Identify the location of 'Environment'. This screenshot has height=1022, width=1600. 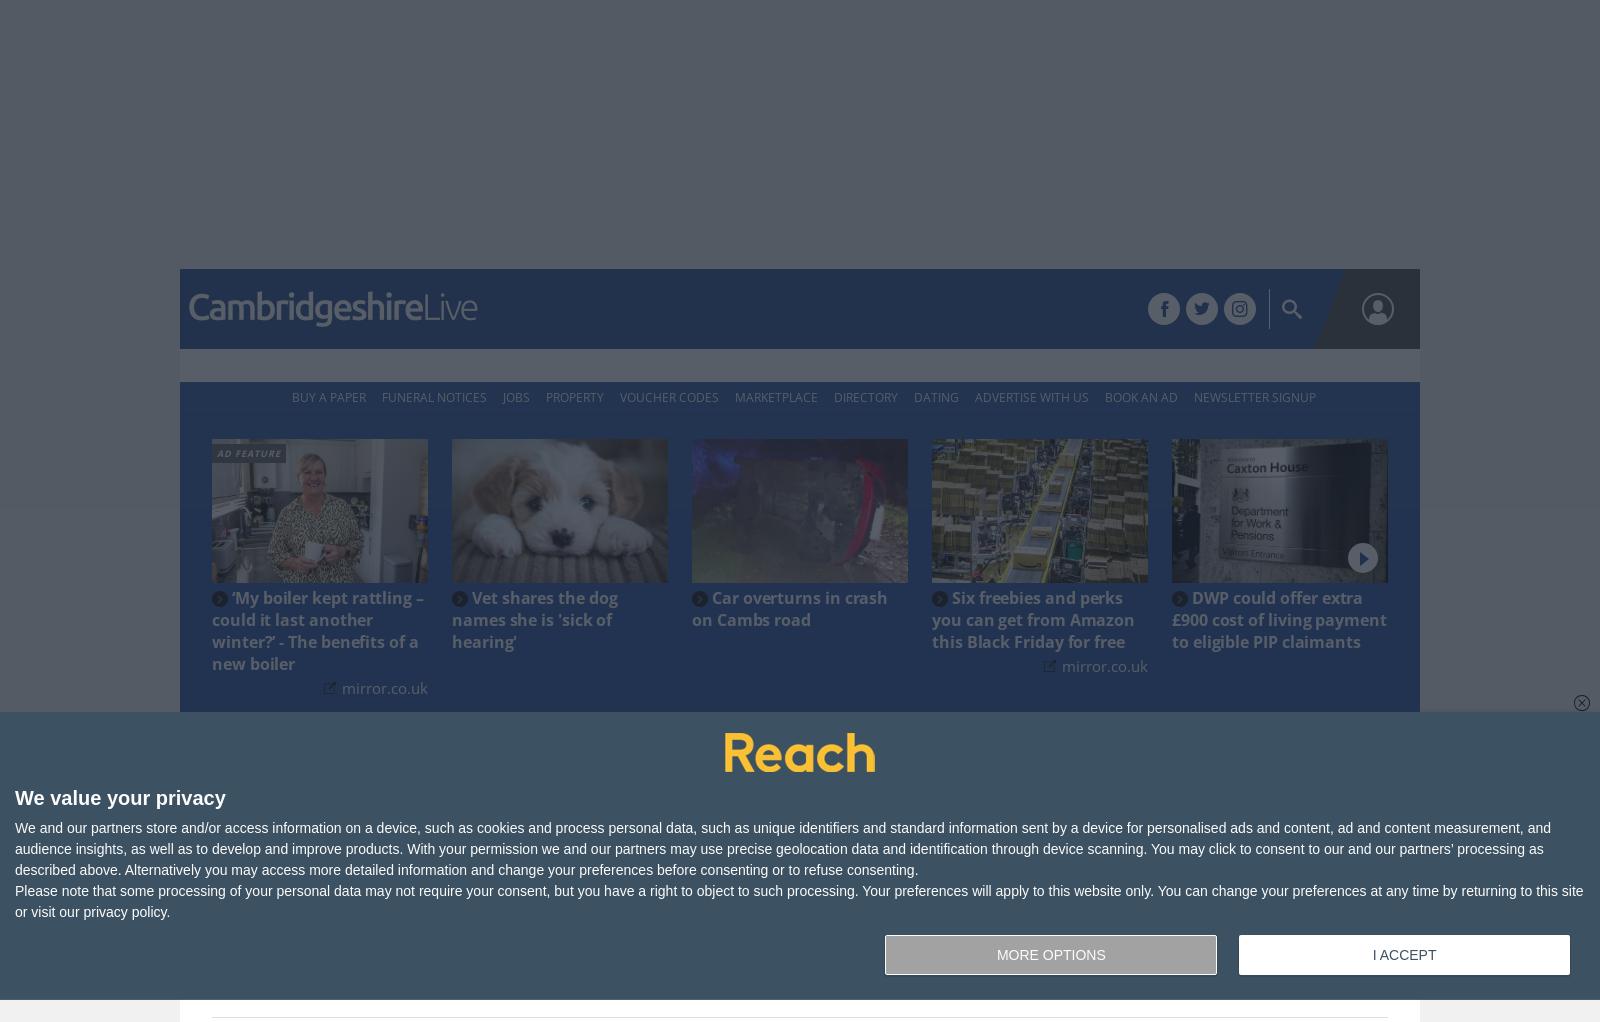
(1037, 309).